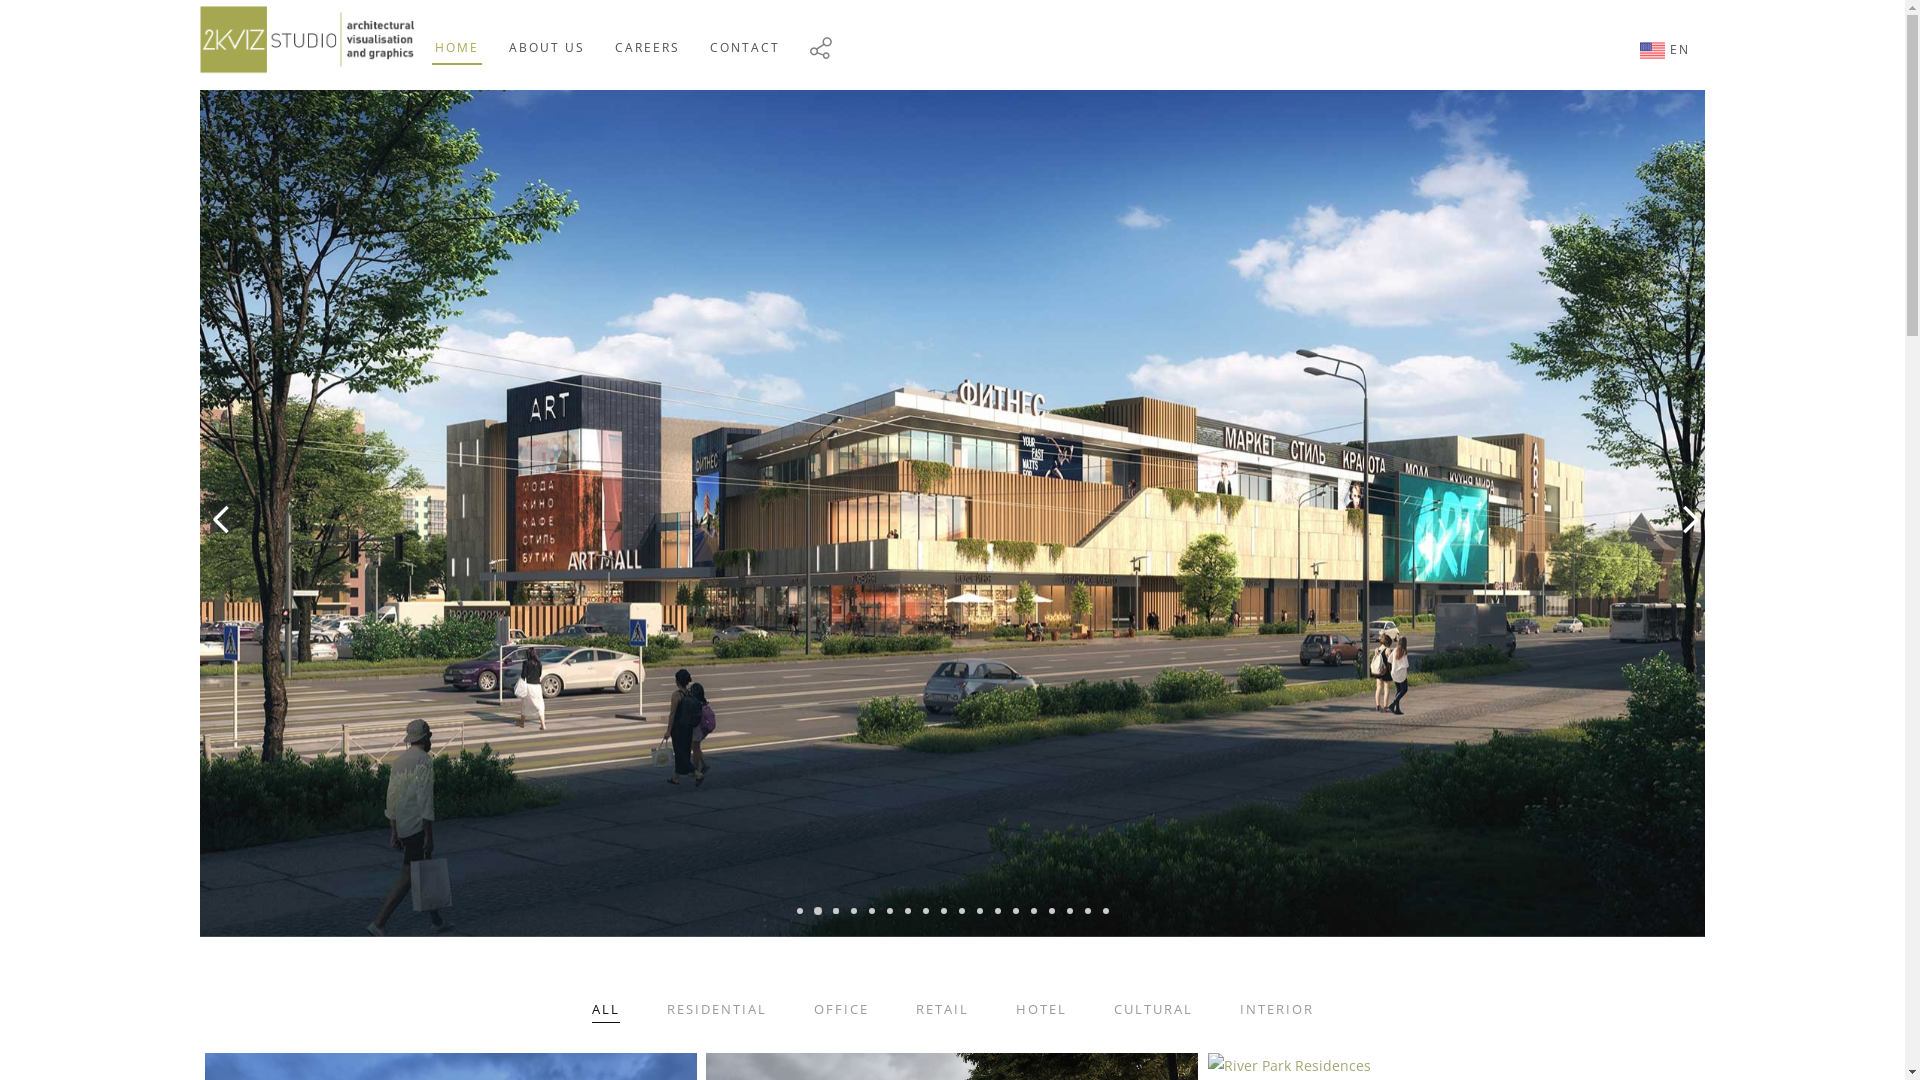  What do you see at coordinates (841, 1010) in the screenshot?
I see `'OFFICE'` at bounding box center [841, 1010].